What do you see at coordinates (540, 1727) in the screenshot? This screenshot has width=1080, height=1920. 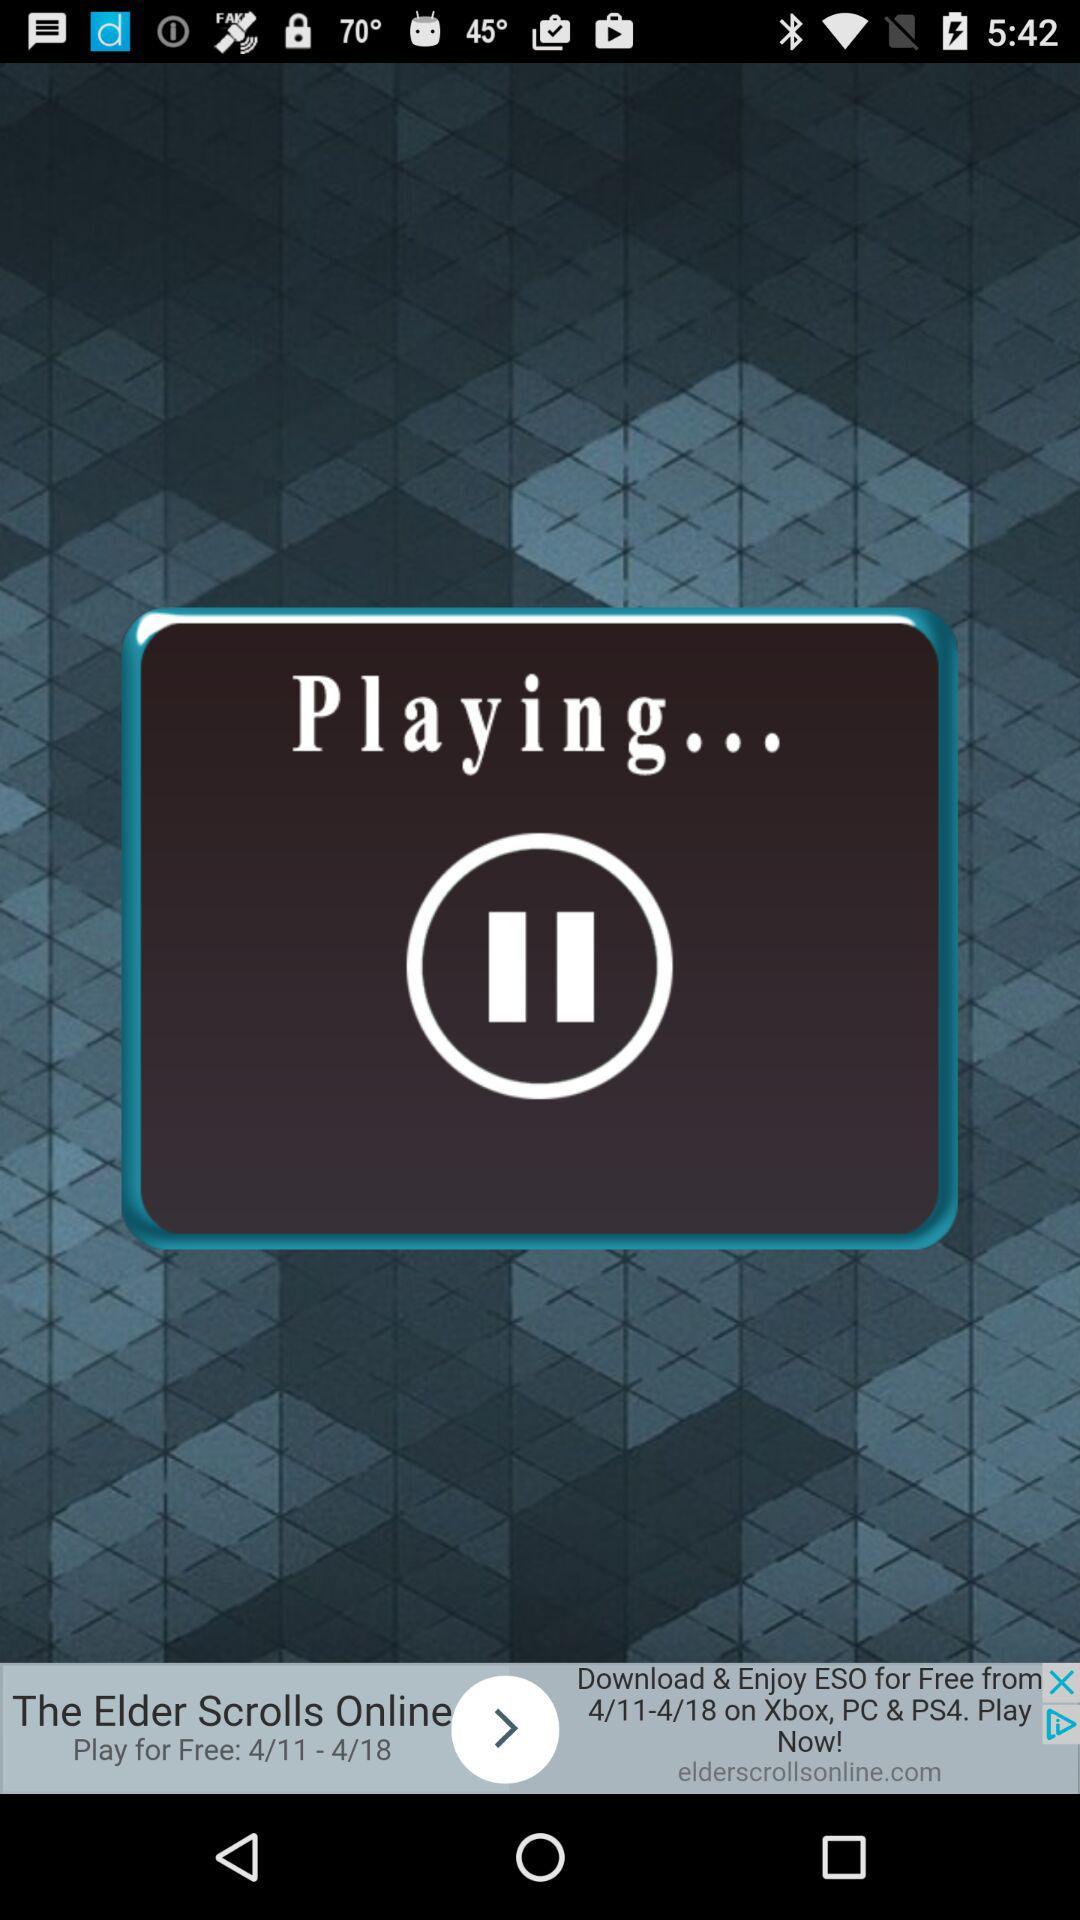 I see `open advertisement` at bounding box center [540, 1727].